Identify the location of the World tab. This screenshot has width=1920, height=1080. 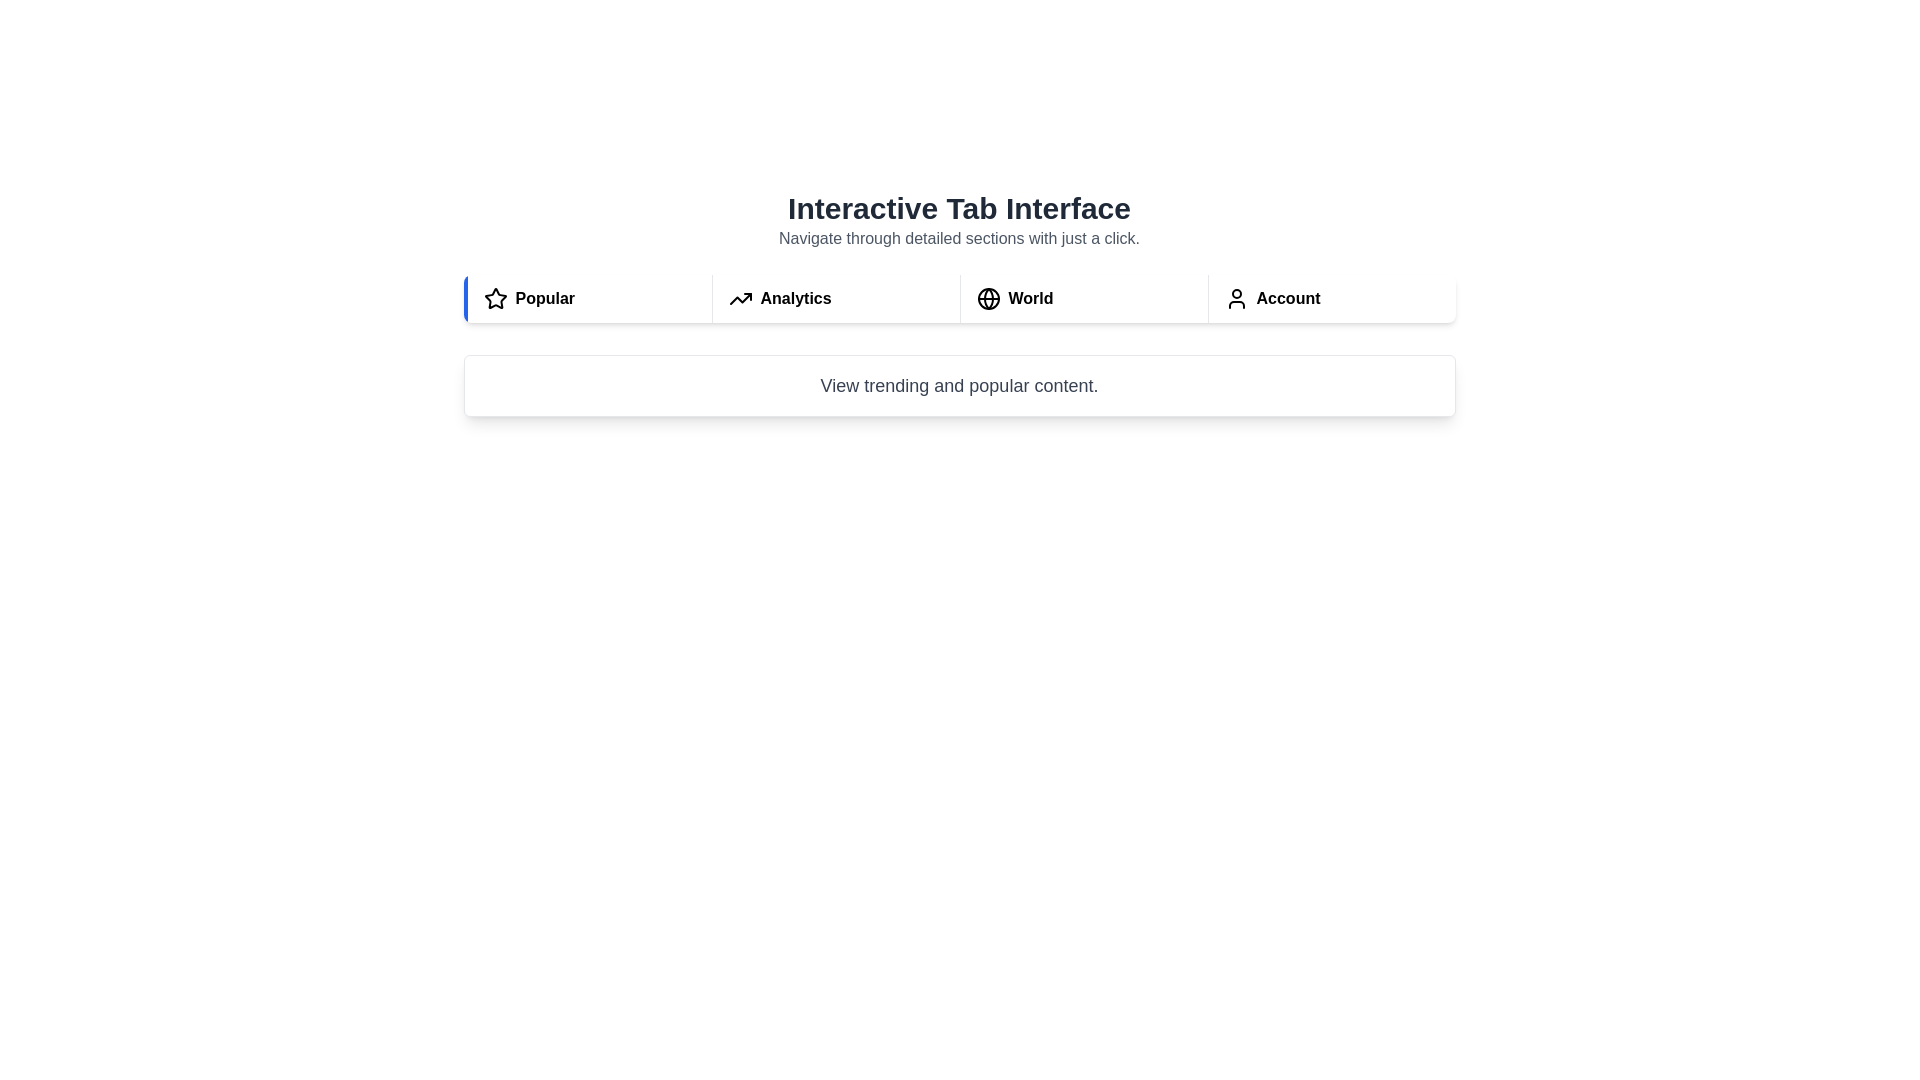
(1082, 299).